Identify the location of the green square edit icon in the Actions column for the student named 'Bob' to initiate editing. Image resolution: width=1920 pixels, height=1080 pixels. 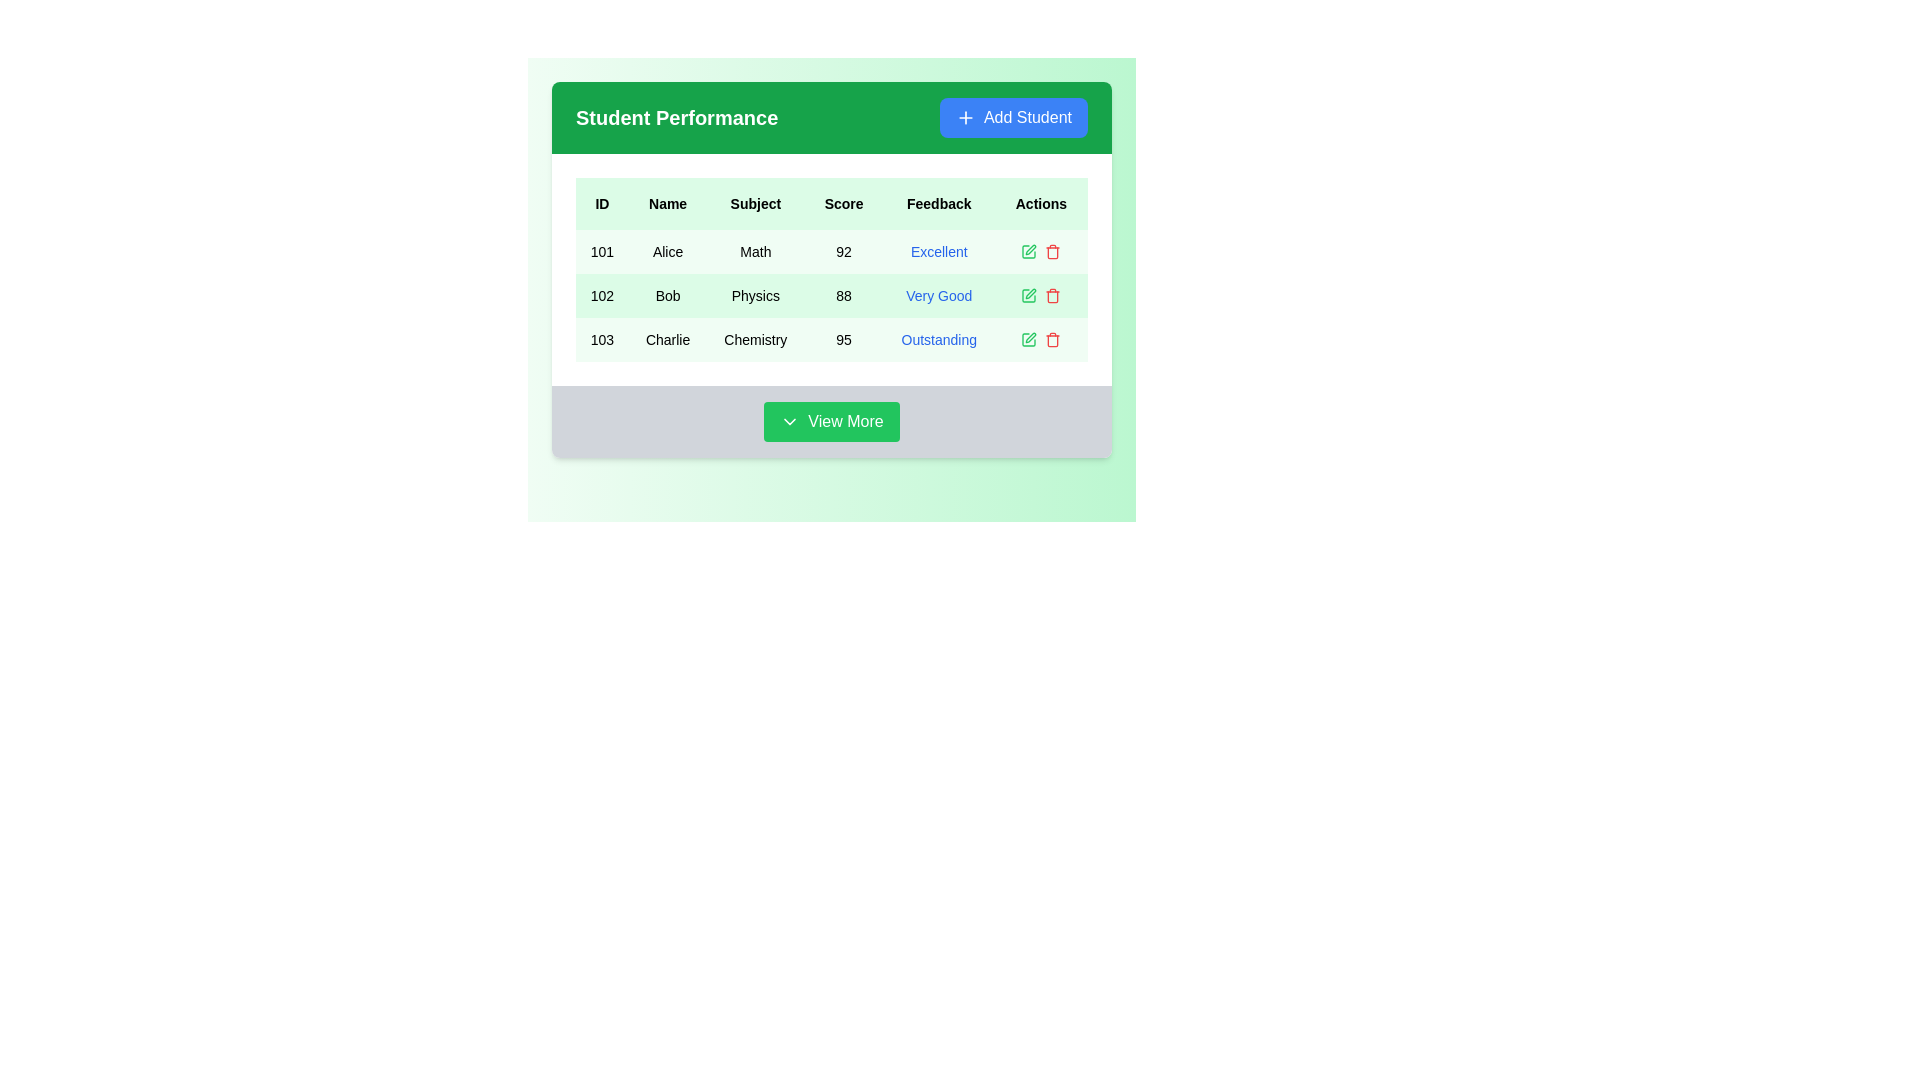
(1029, 296).